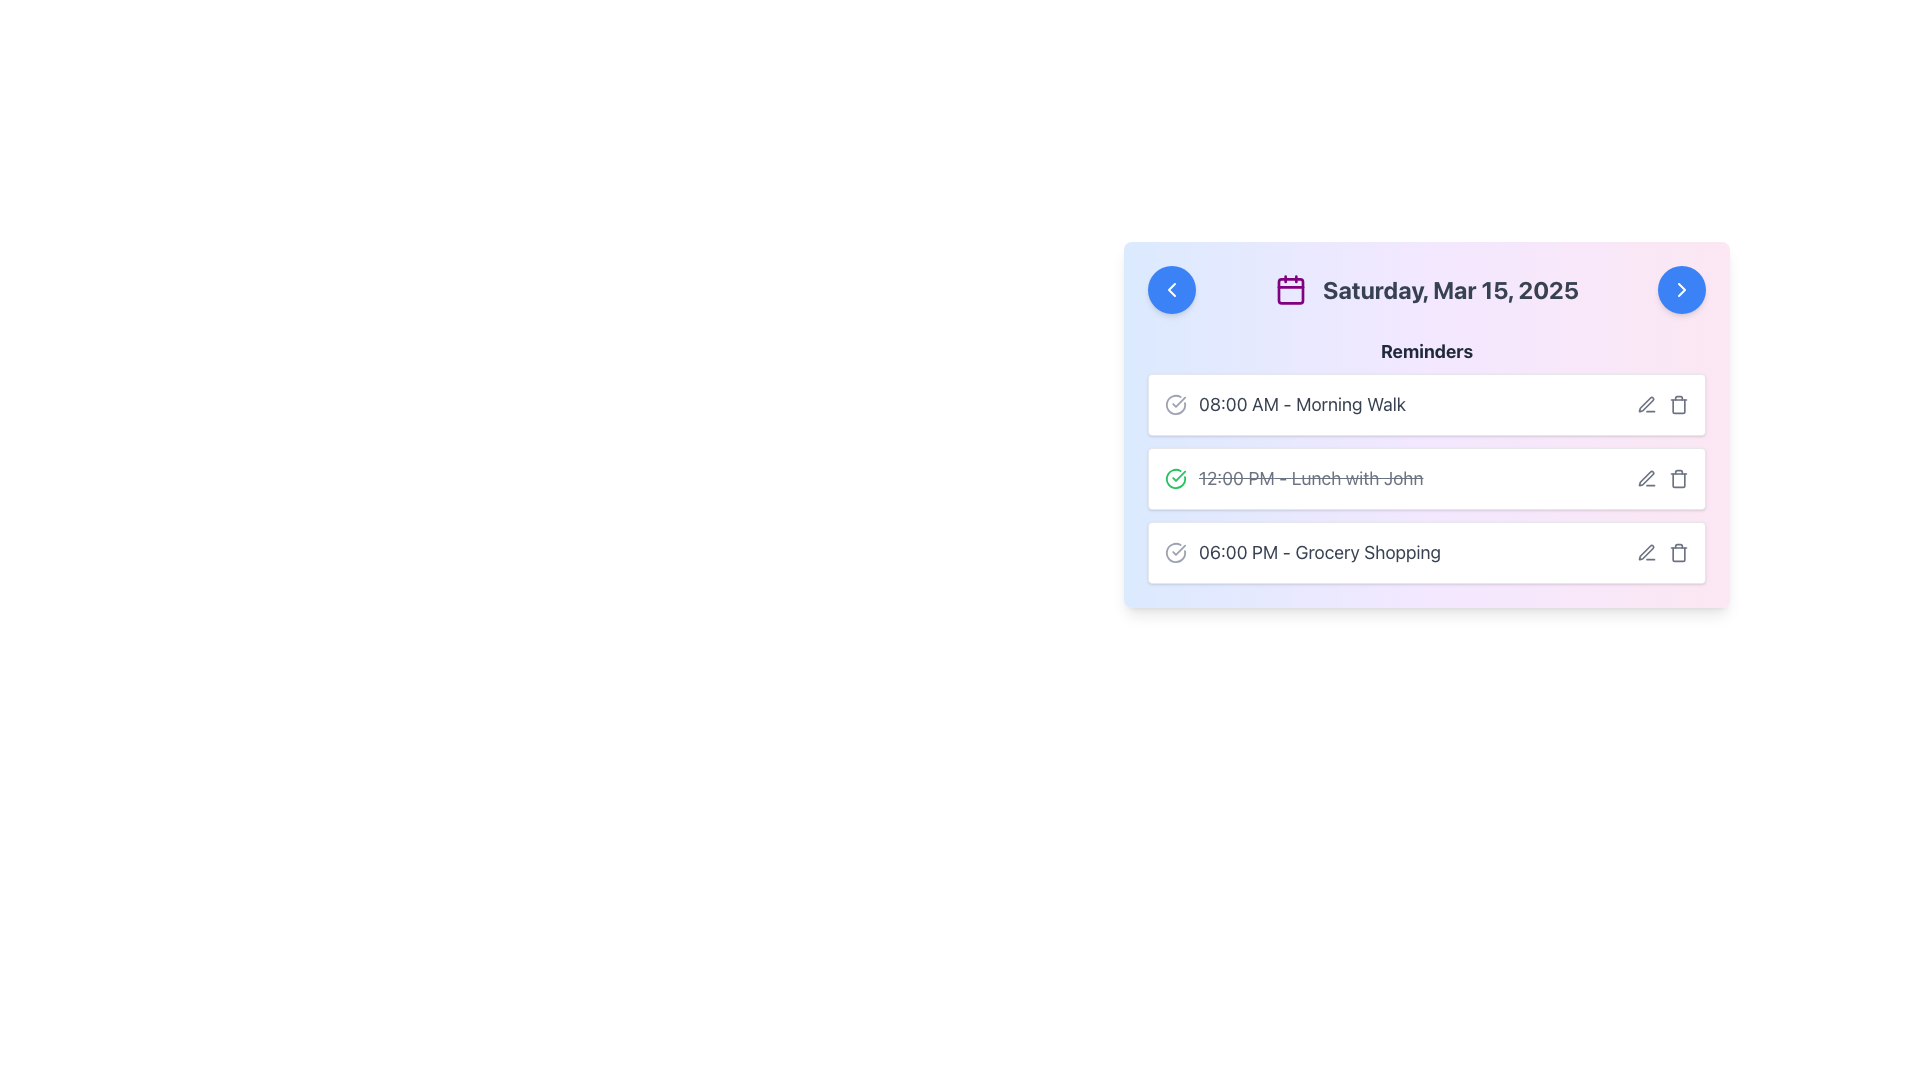 The image size is (1920, 1080). What do you see at coordinates (1171, 289) in the screenshot?
I see `the left-pointing chevron arrow navigation icon located in the blue circular area` at bounding box center [1171, 289].